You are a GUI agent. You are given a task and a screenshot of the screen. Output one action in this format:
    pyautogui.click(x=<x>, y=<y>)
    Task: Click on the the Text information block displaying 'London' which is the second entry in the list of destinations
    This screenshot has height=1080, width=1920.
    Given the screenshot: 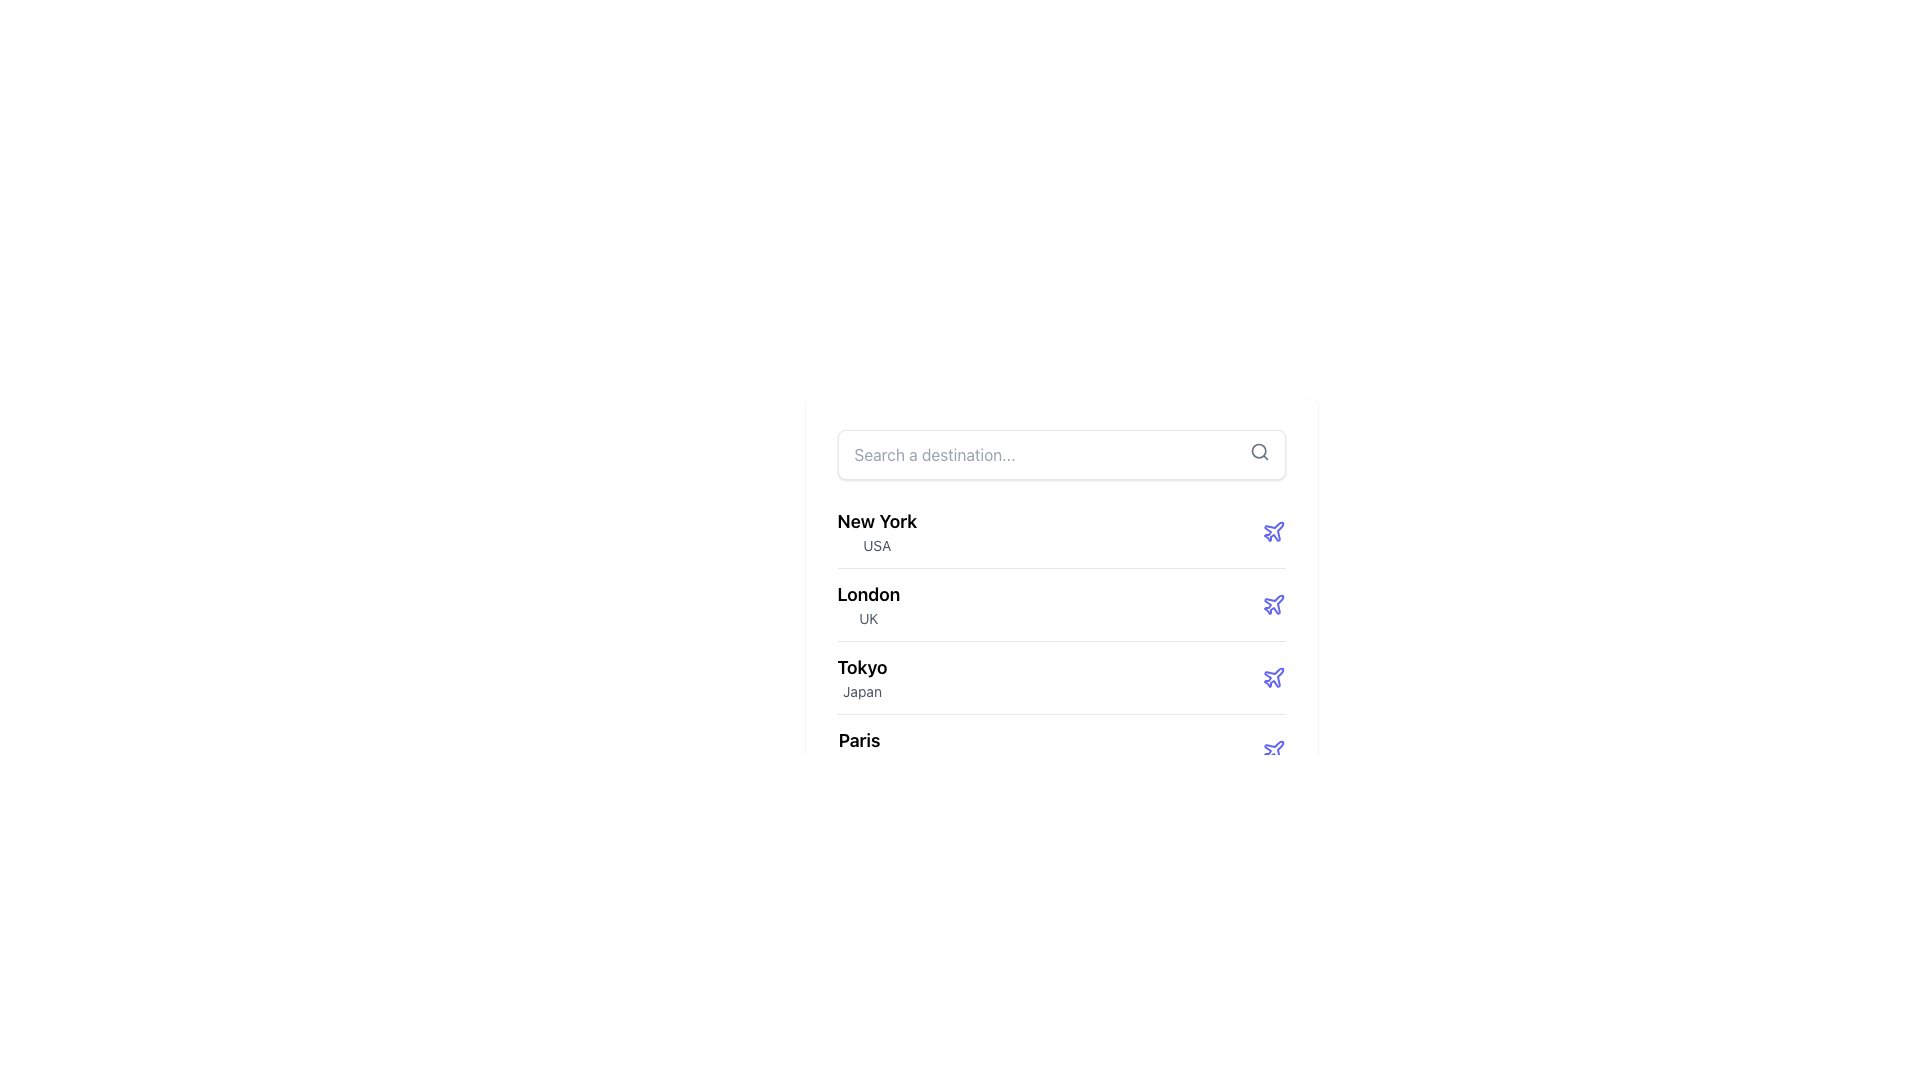 What is the action you would take?
    pyautogui.click(x=868, y=604)
    